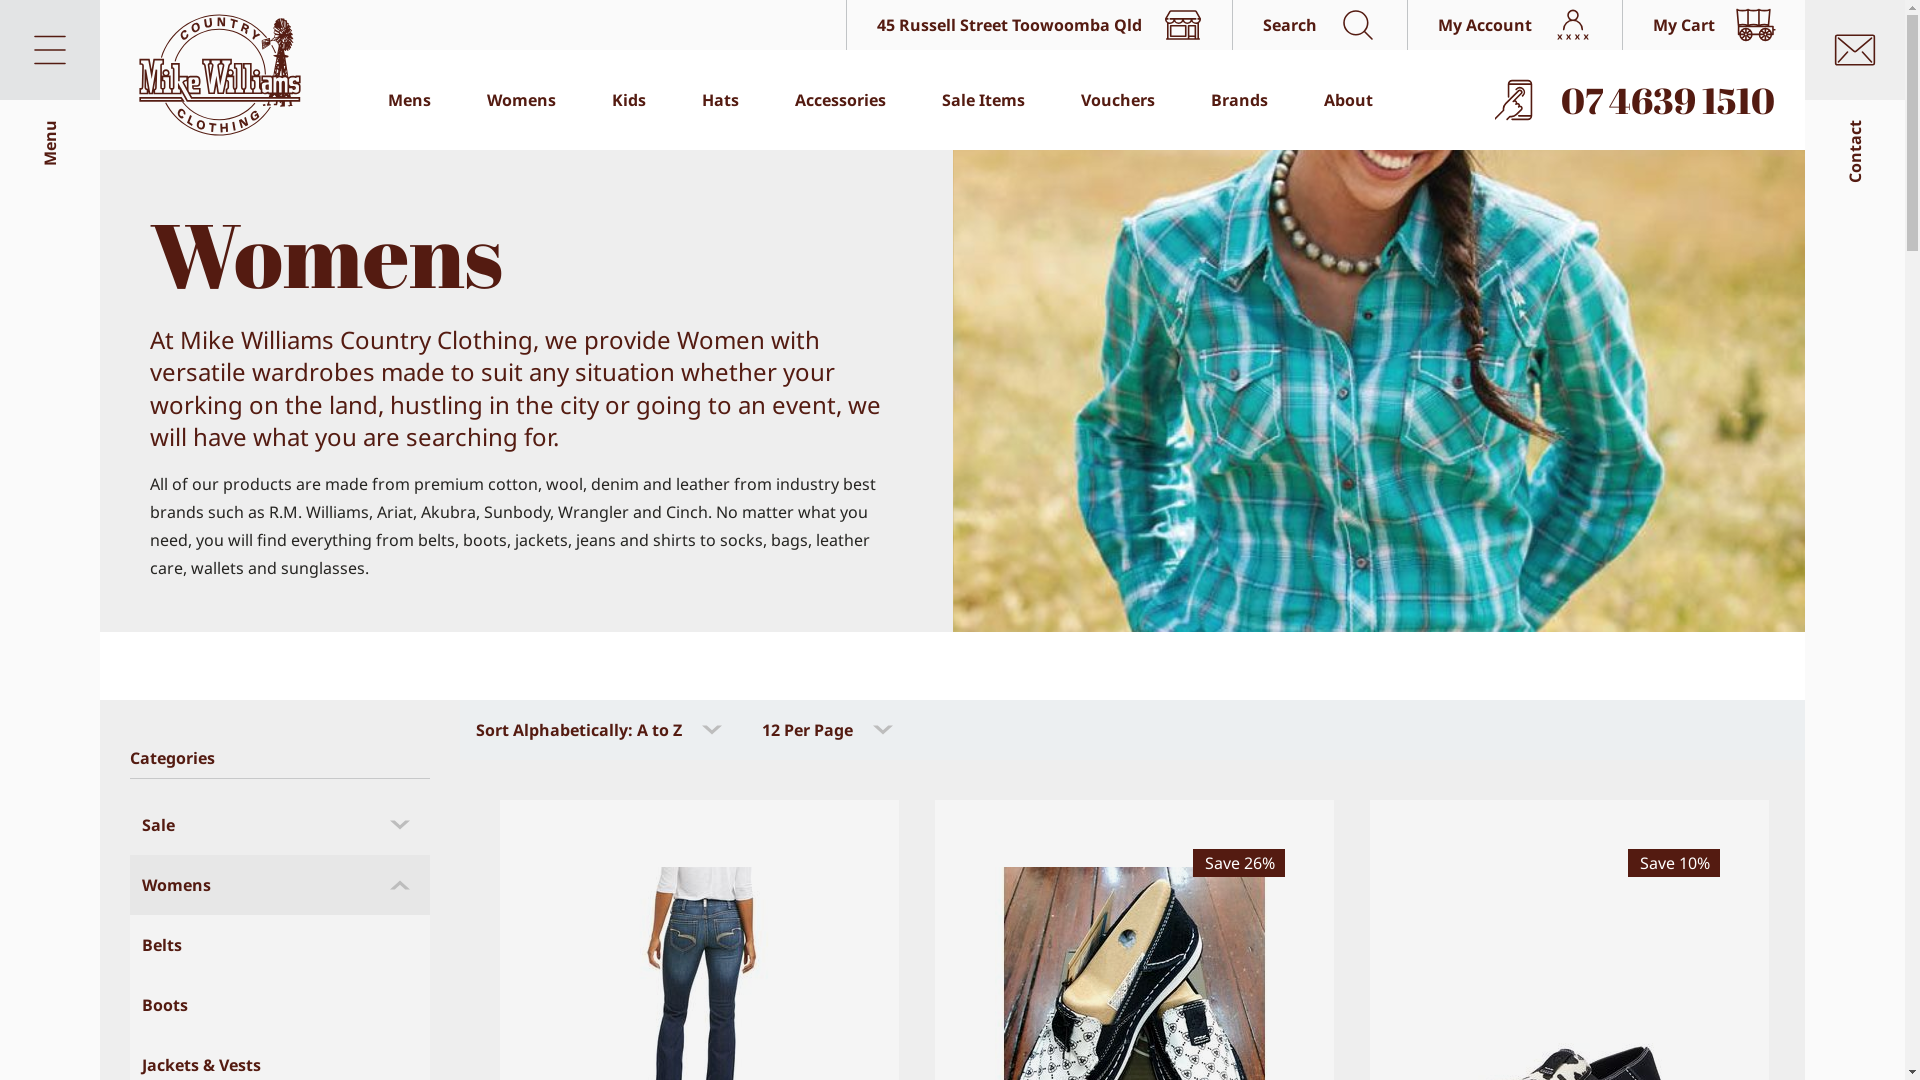  What do you see at coordinates (599, 729) in the screenshot?
I see `'Sort Alphabetically: A to Z'` at bounding box center [599, 729].